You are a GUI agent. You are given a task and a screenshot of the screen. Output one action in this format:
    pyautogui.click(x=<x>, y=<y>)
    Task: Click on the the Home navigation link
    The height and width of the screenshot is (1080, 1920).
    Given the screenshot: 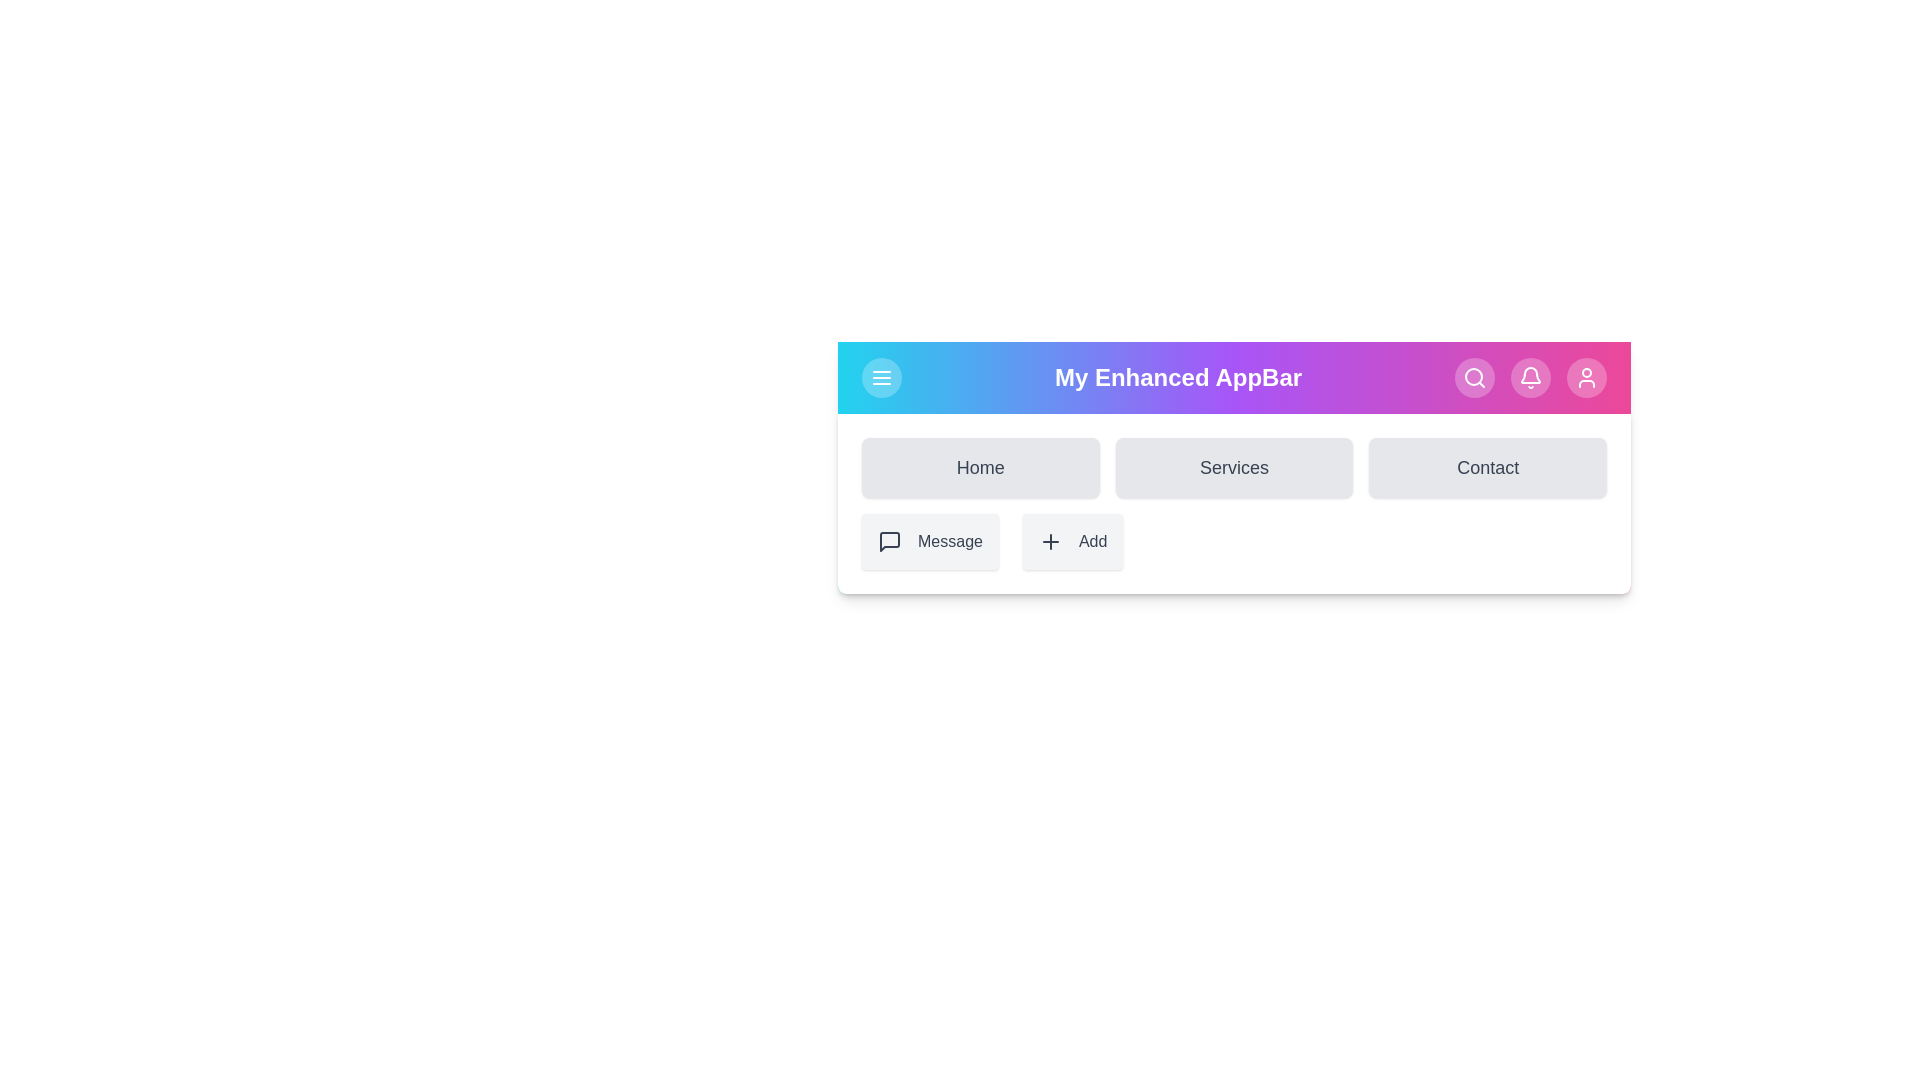 What is the action you would take?
    pyautogui.click(x=980, y=467)
    